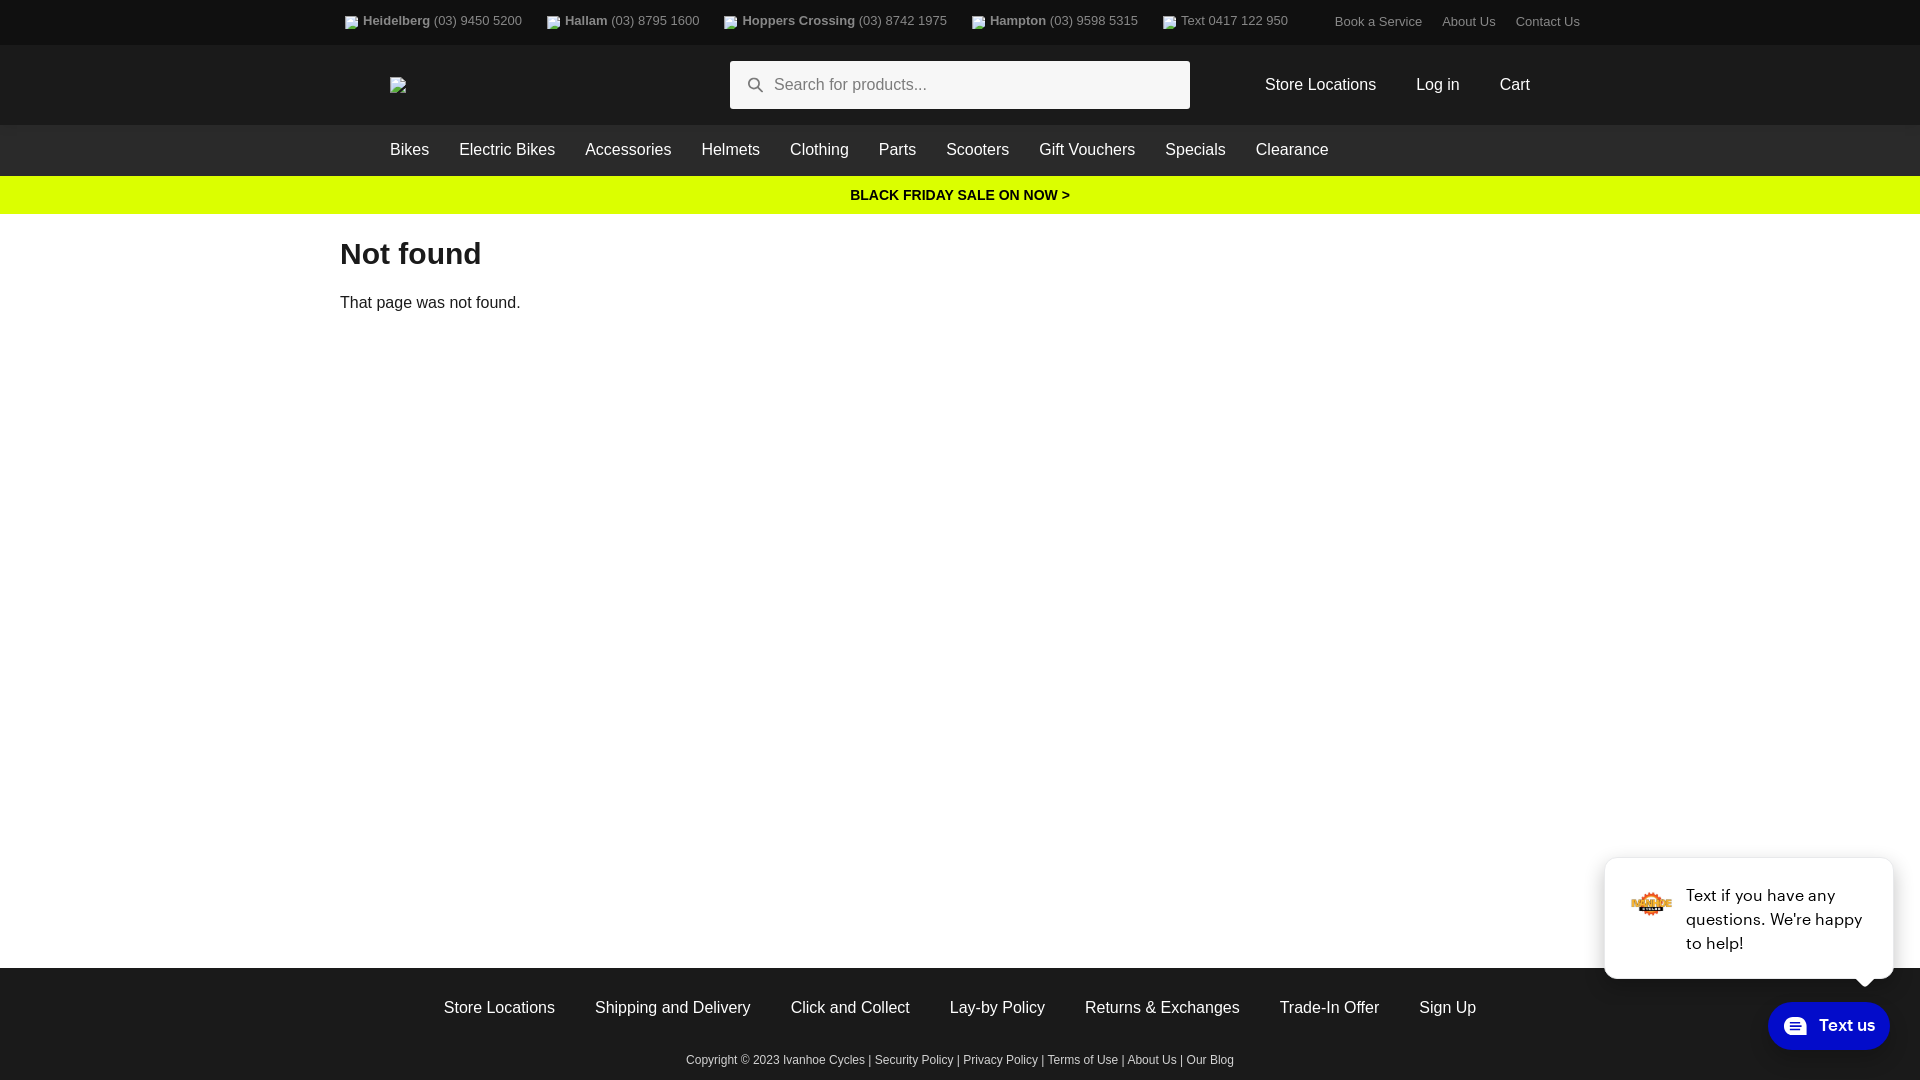 The height and width of the screenshot is (1080, 1920). Describe the element at coordinates (1418, 1008) in the screenshot. I see `'Sign Up'` at that location.